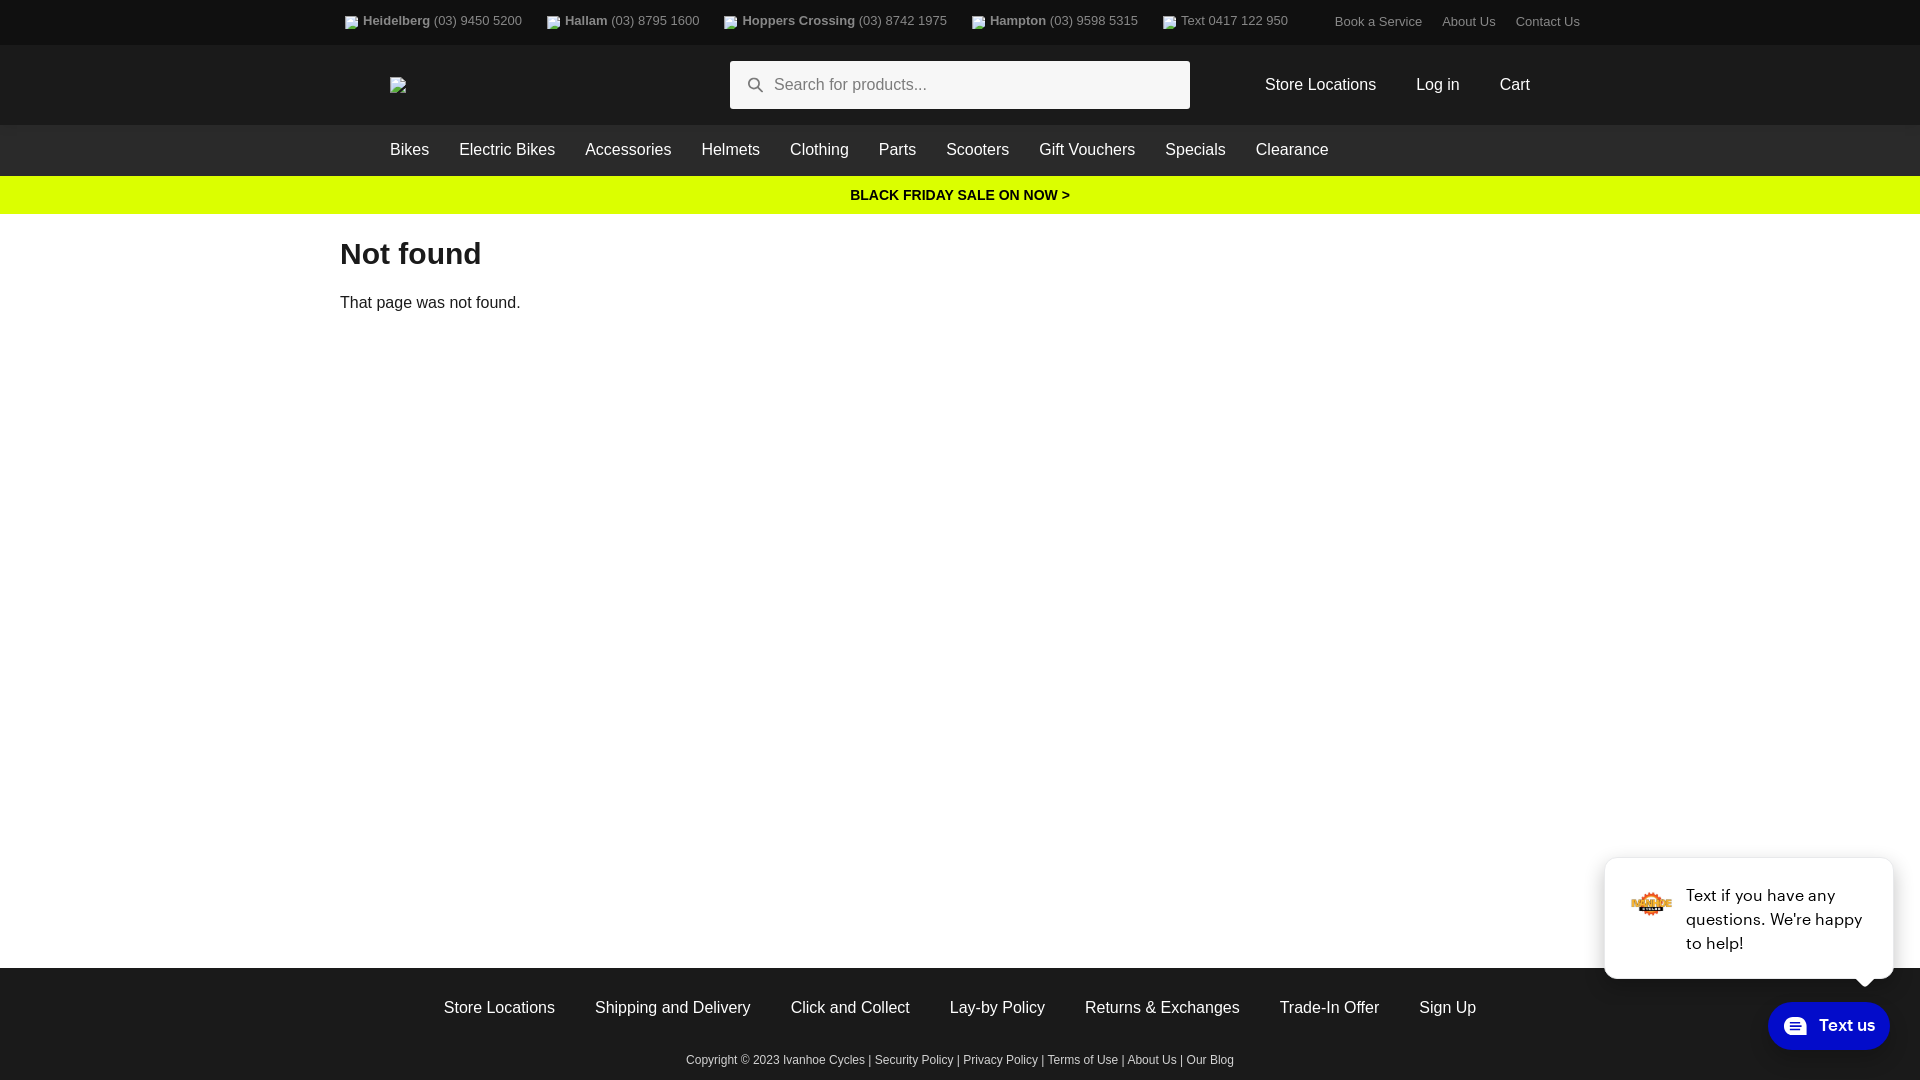 The height and width of the screenshot is (1080, 1920). Describe the element at coordinates (1418, 1008) in the screenshot. I see `'Sign Up'` at that location.